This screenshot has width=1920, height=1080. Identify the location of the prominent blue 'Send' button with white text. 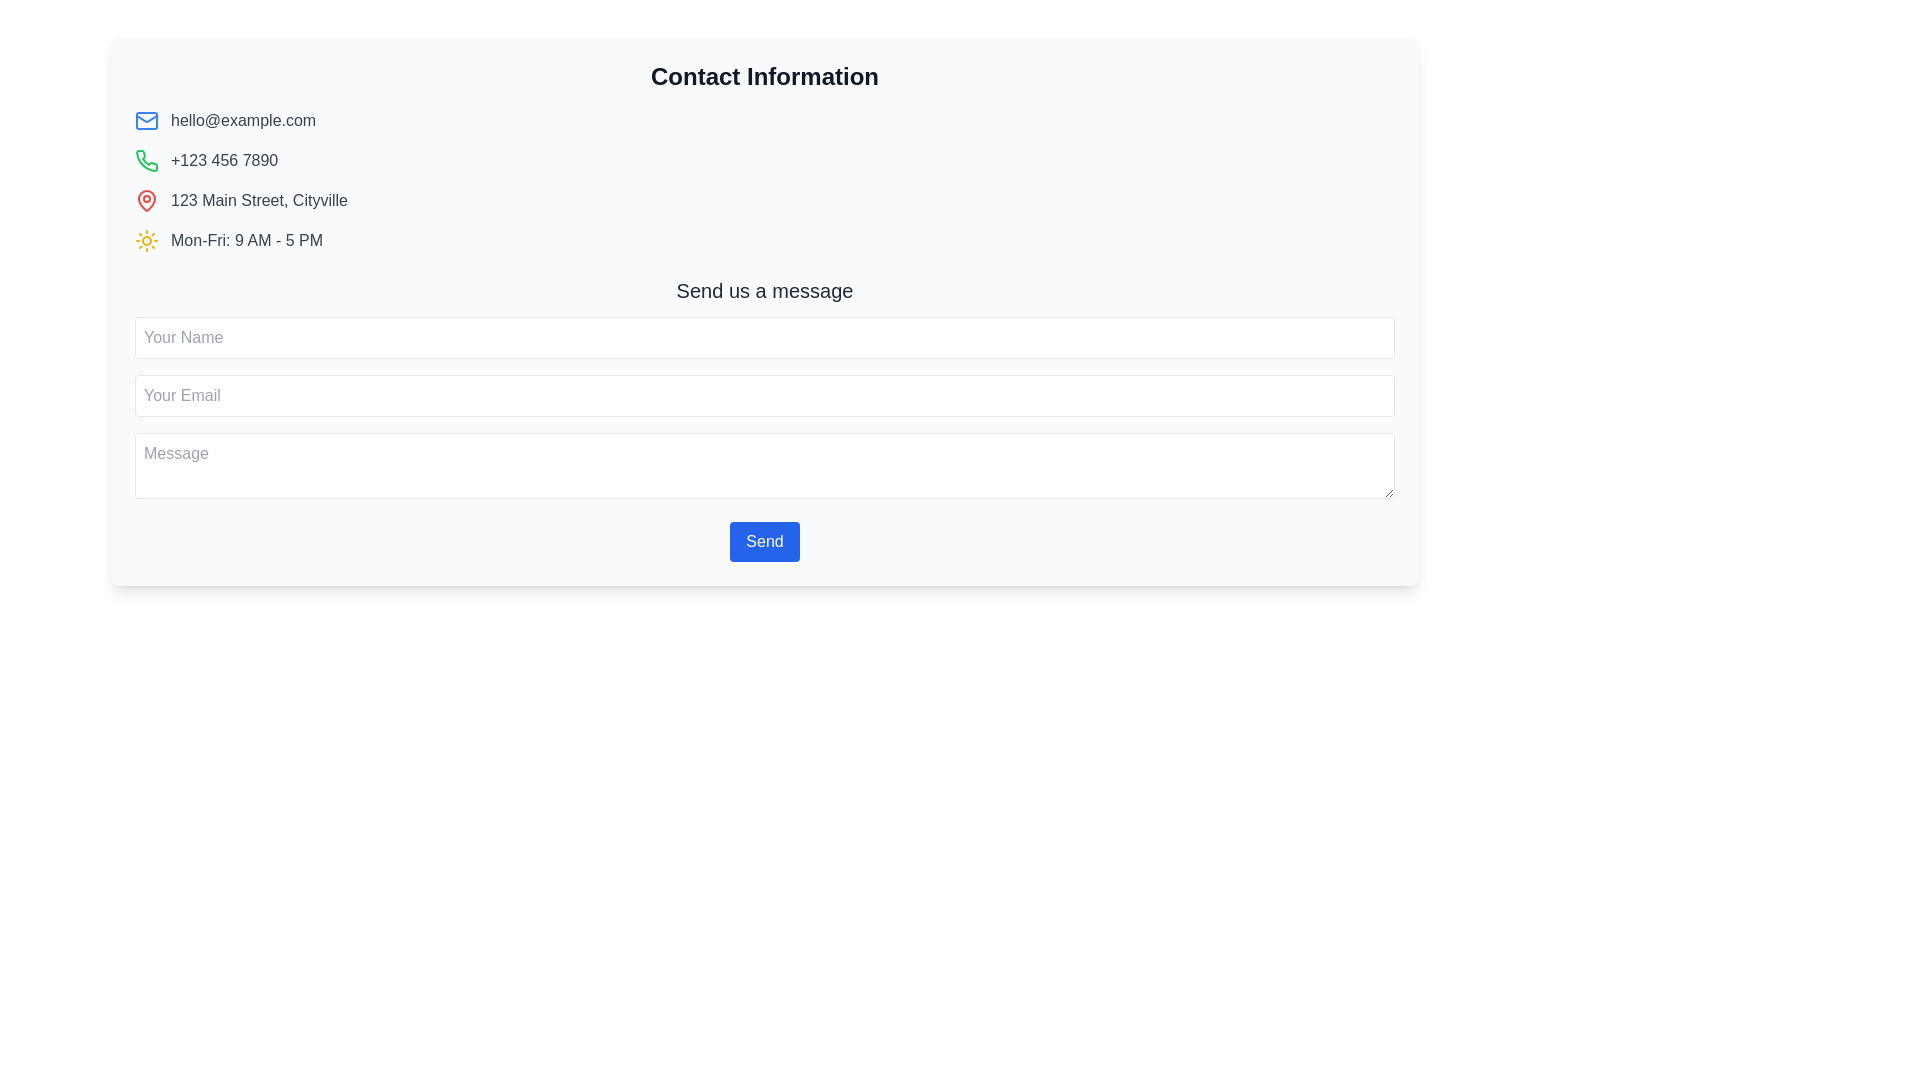
(763, 542).